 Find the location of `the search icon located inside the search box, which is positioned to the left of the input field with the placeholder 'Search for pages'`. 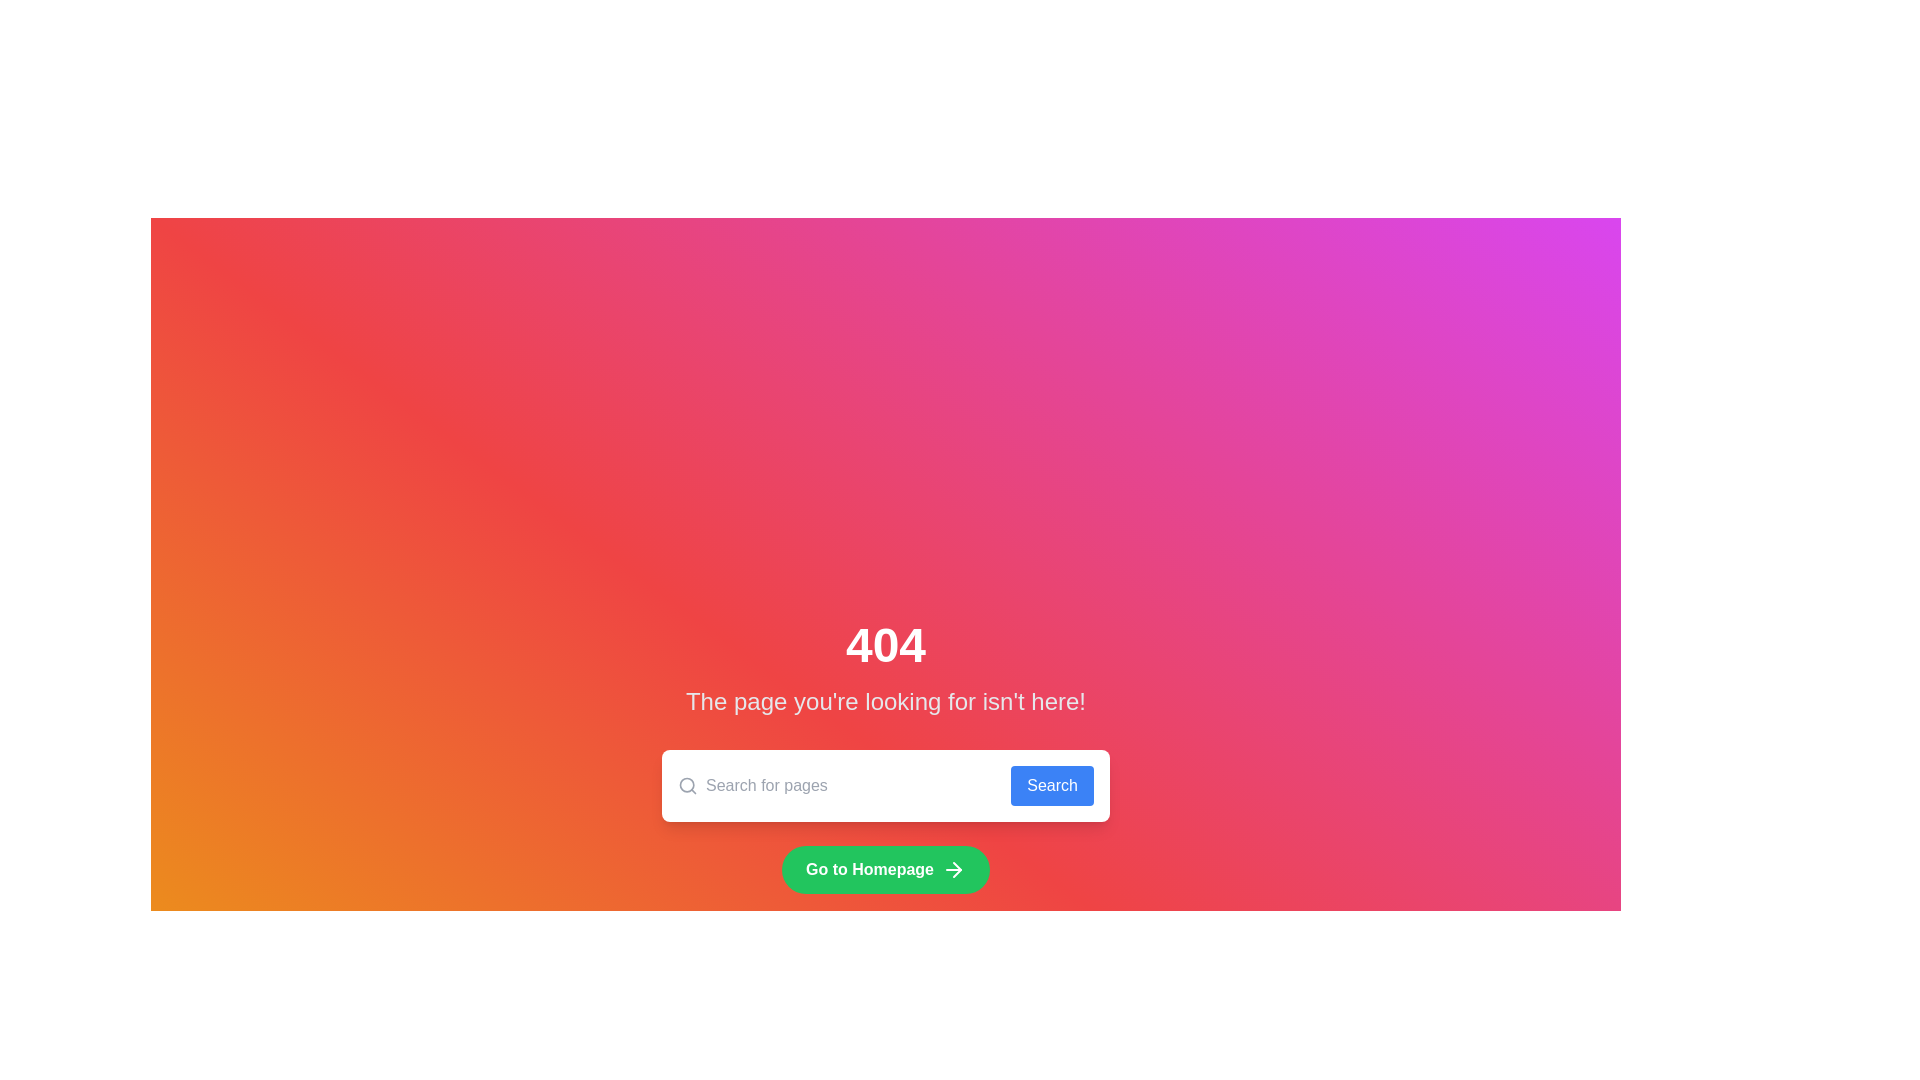

the search icon located inside the search box, which is positioned to the left of the input field with the placeholder 'Search for pages' is located at coordinates (687, 785).